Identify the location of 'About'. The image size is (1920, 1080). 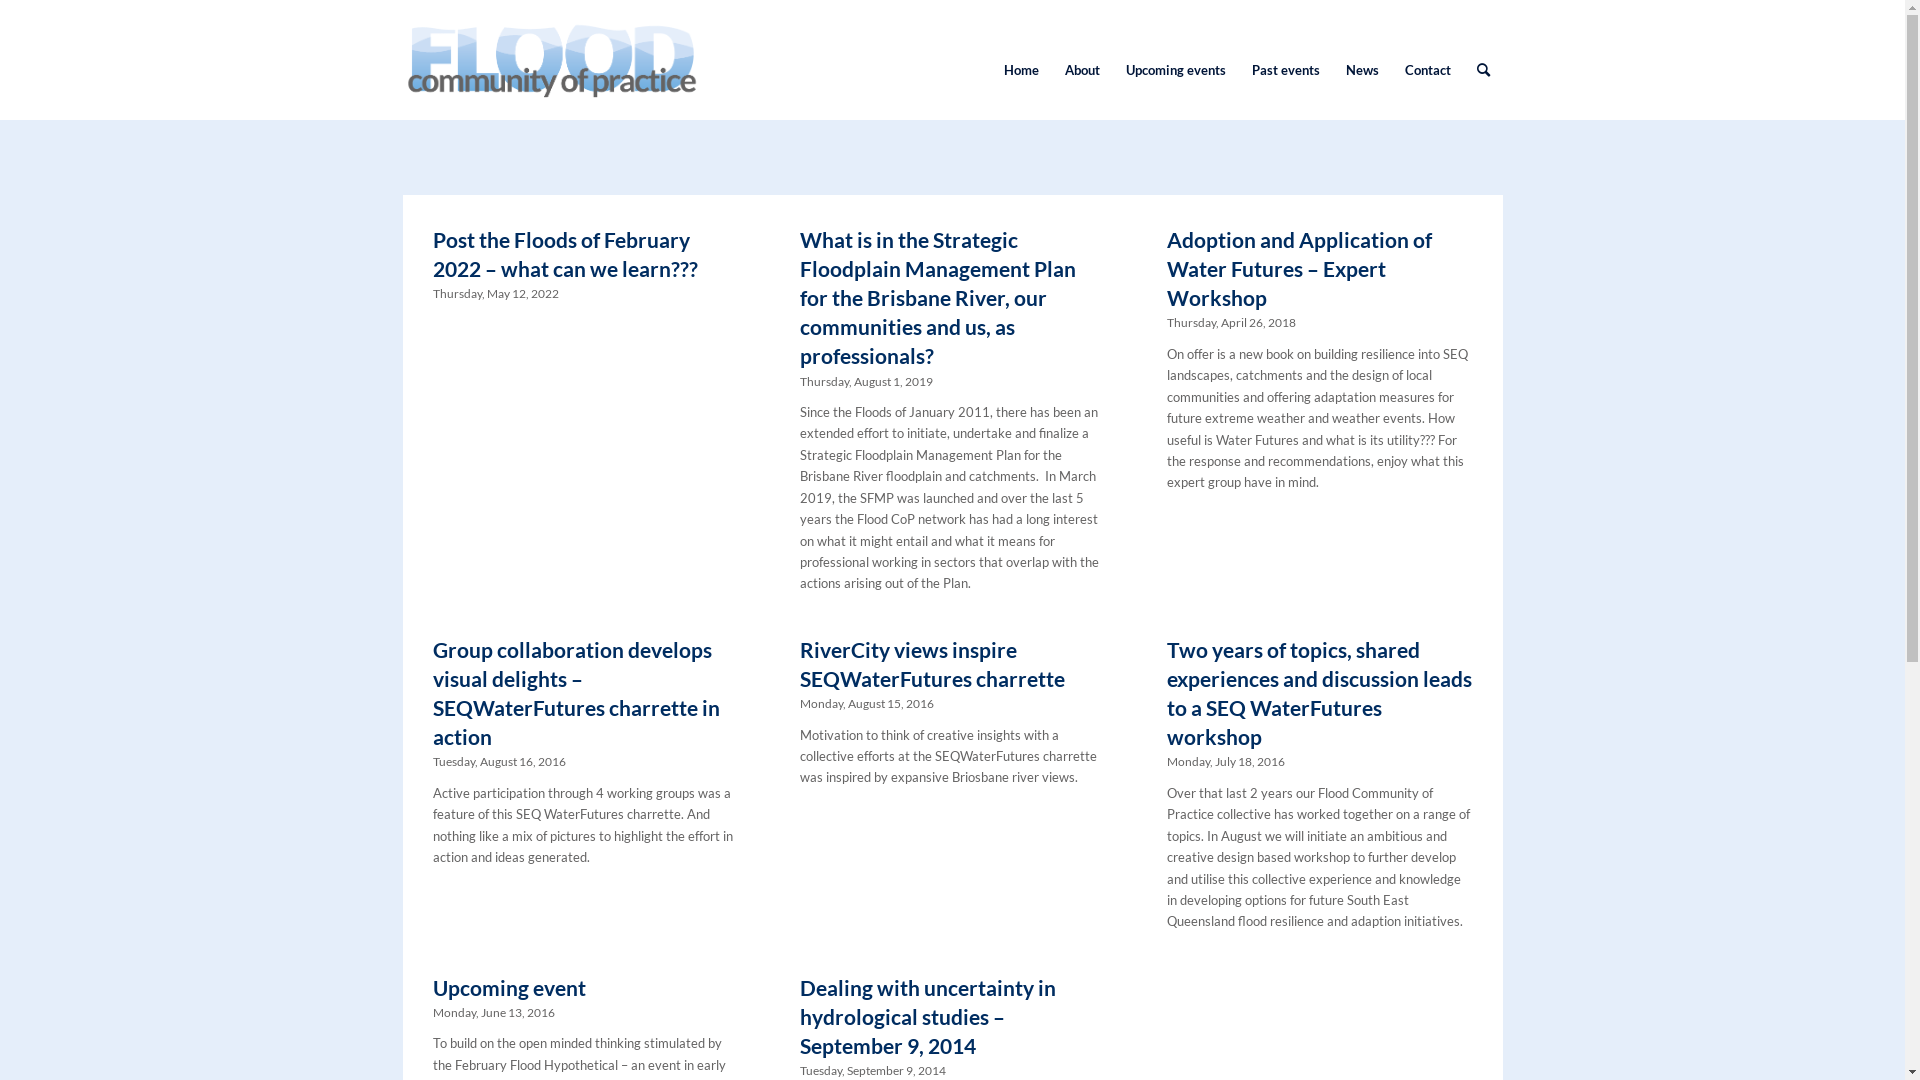
(1081, 68).